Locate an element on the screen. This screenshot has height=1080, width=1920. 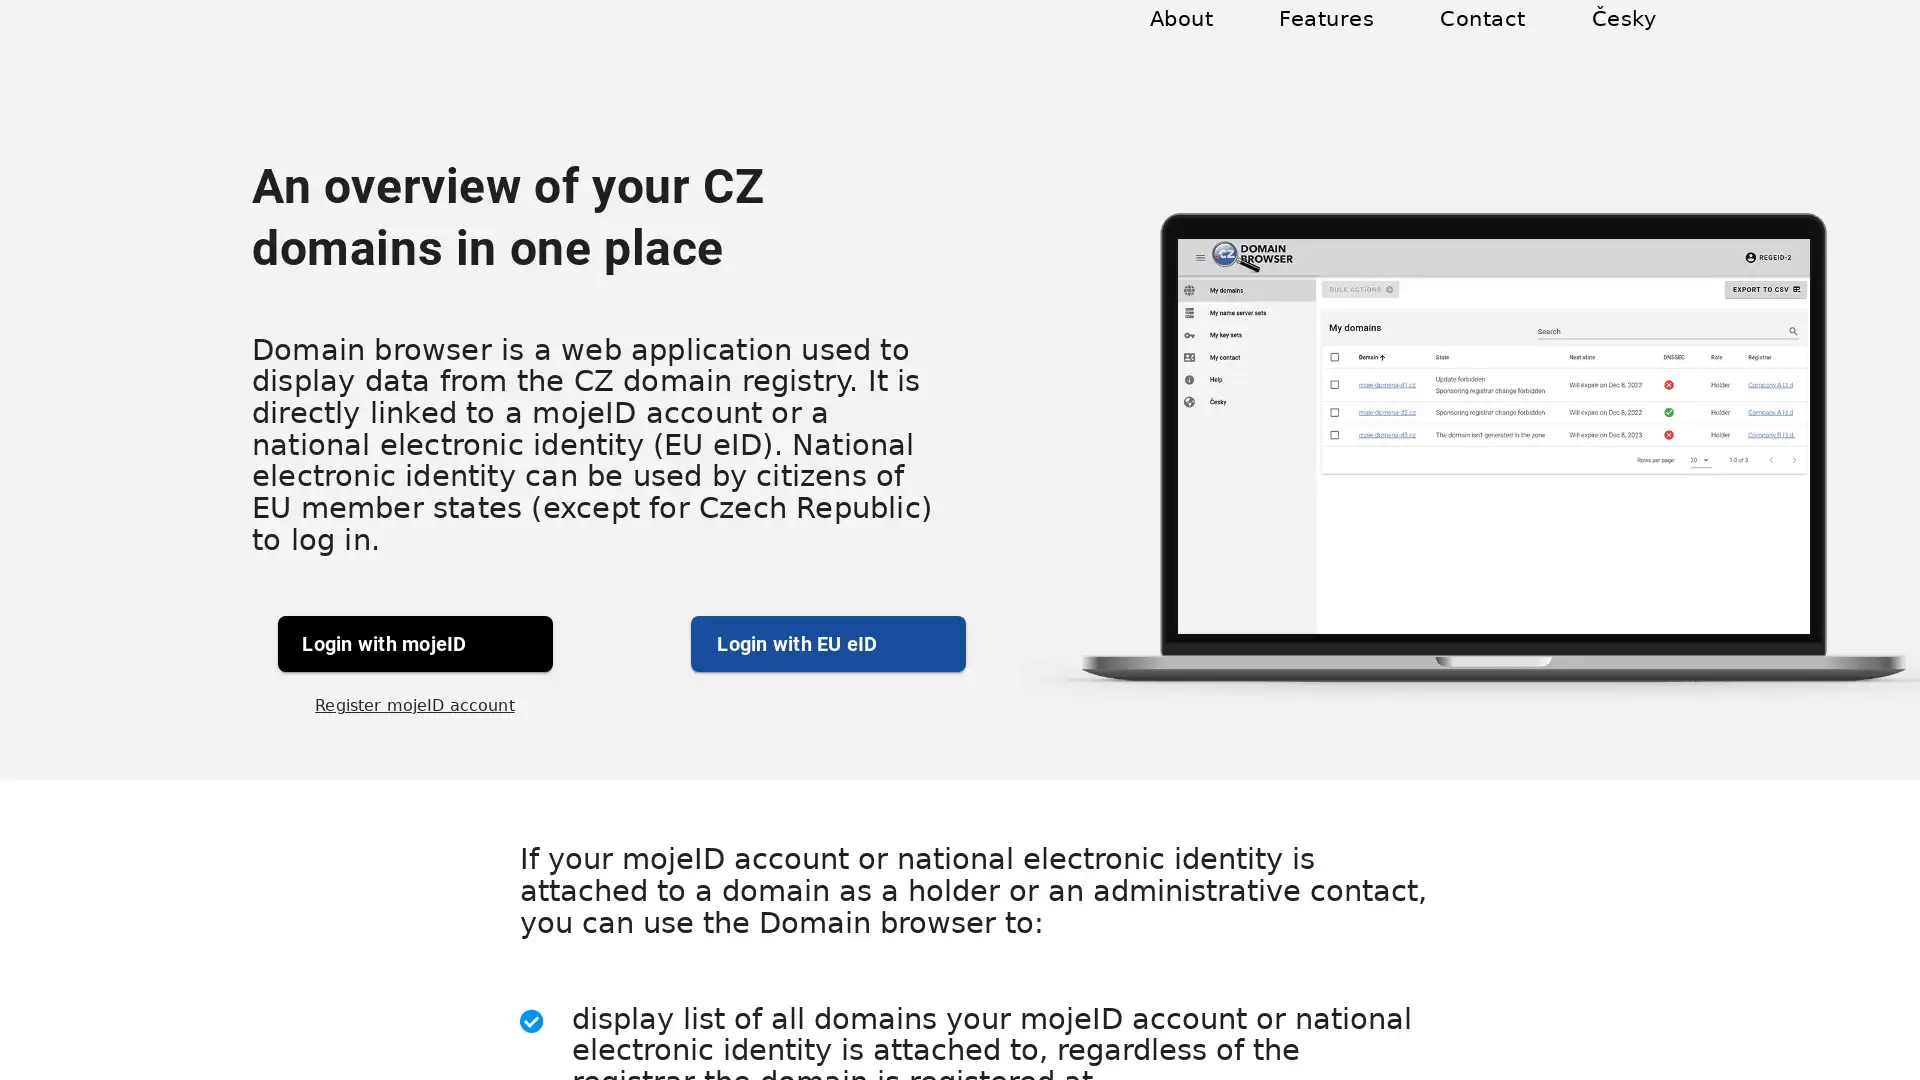
Cesky is located at coordinates (1625, 42).